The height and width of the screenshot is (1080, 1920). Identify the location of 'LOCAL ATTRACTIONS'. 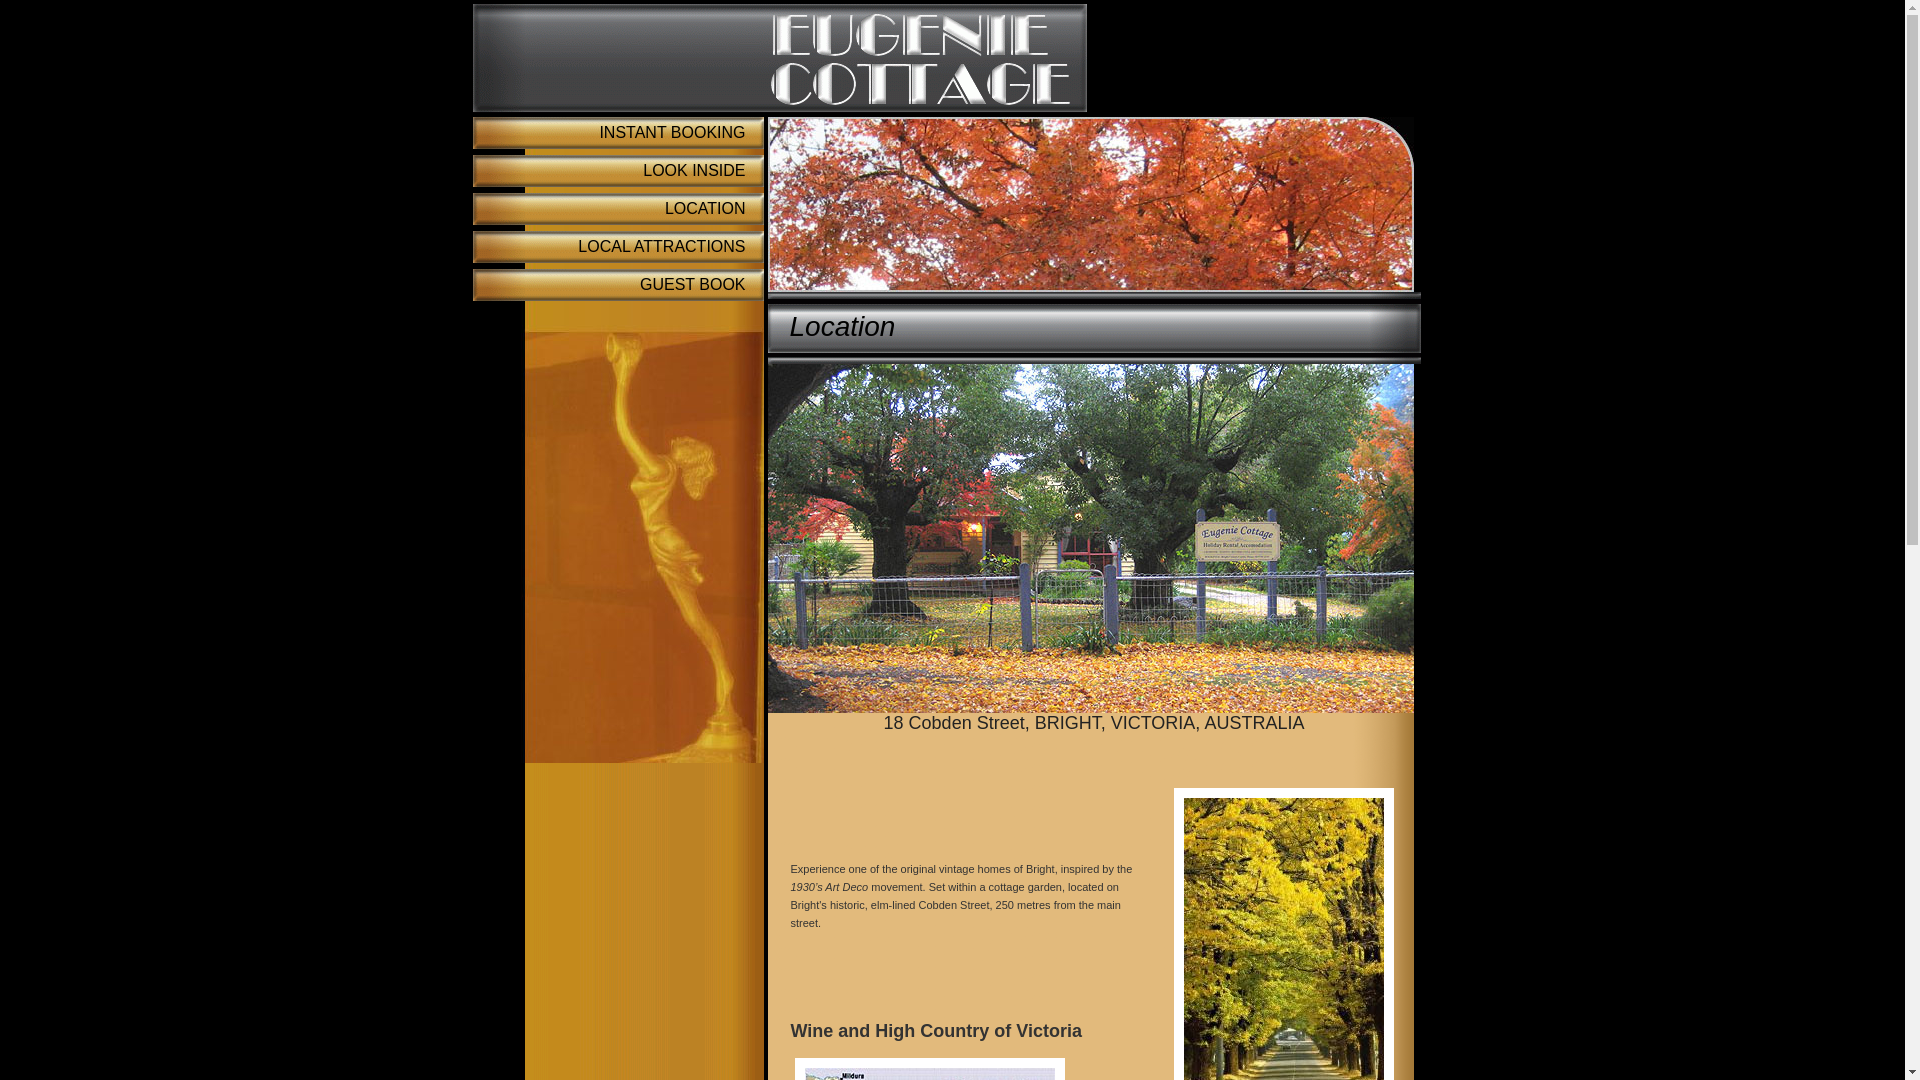
(470, 245).